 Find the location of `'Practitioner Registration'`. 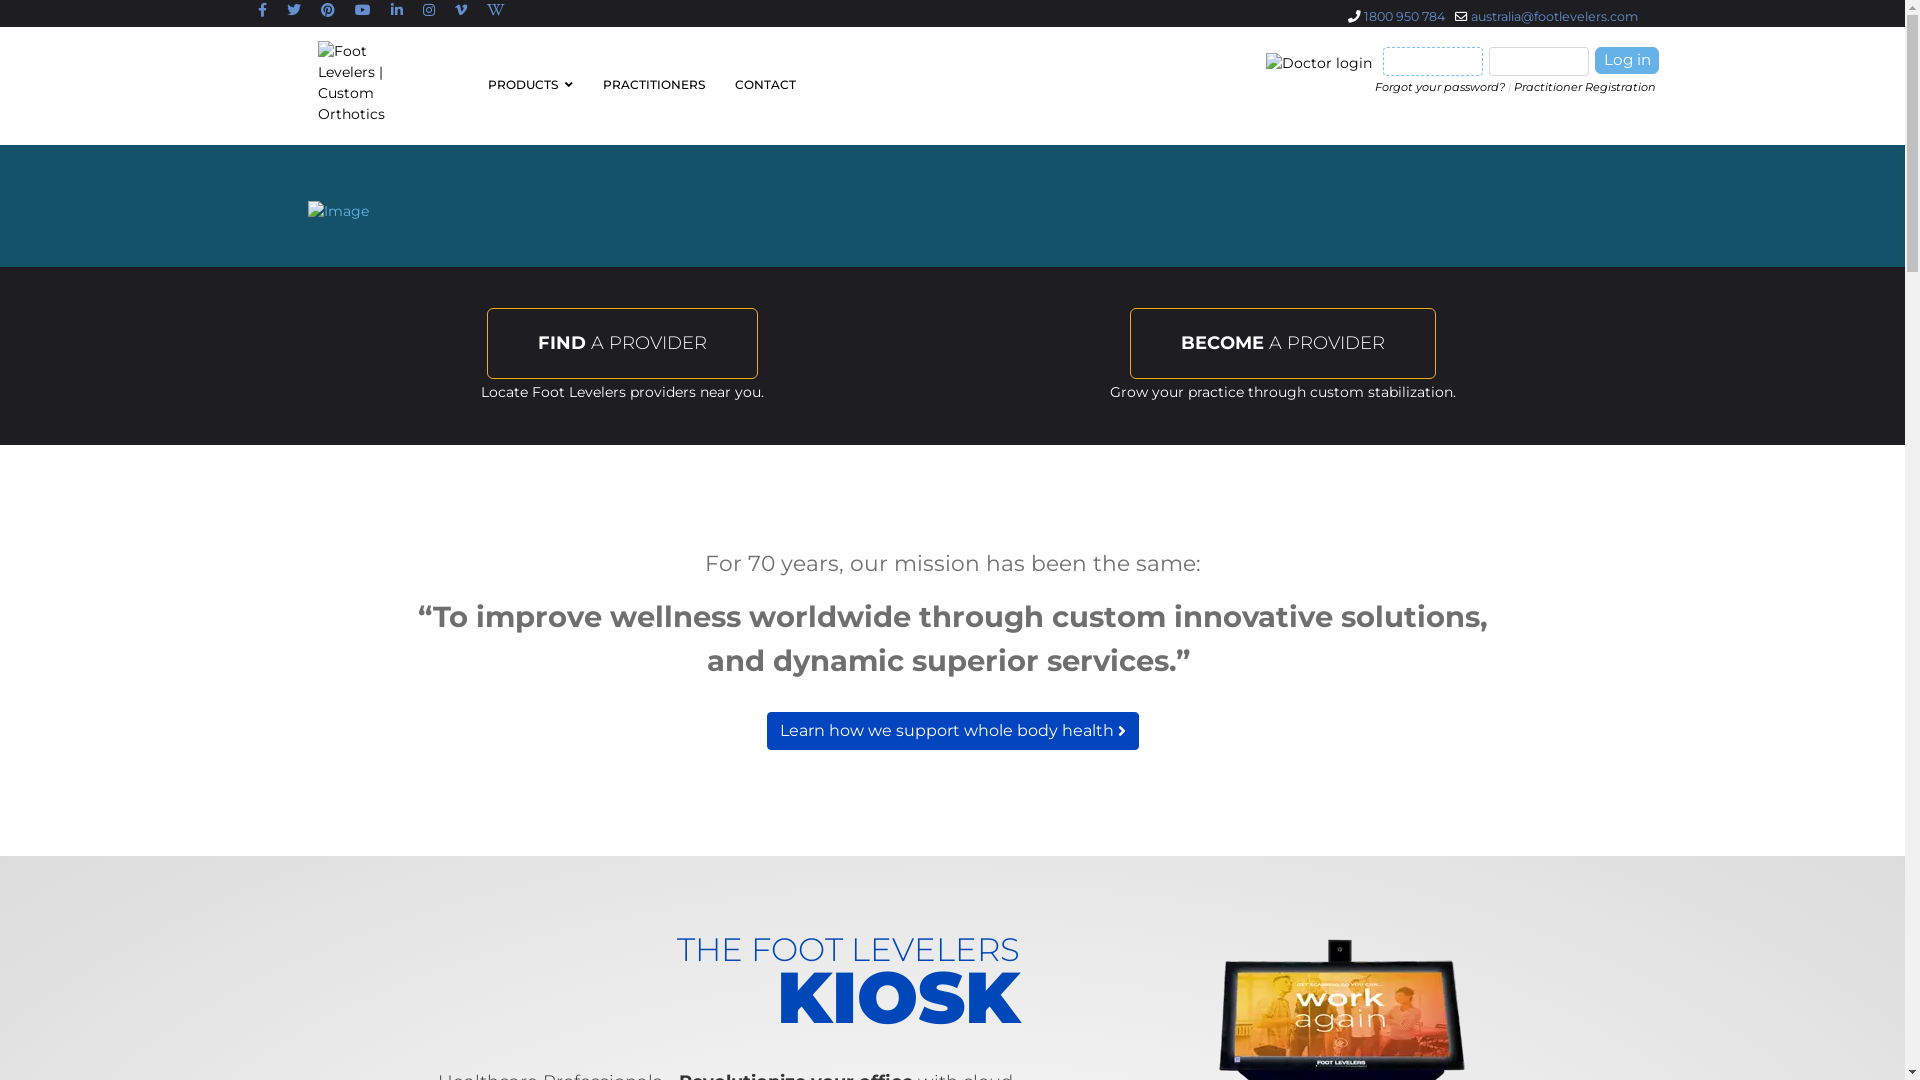

'Practitioner Registration' is located at coordinates (1583, 86).